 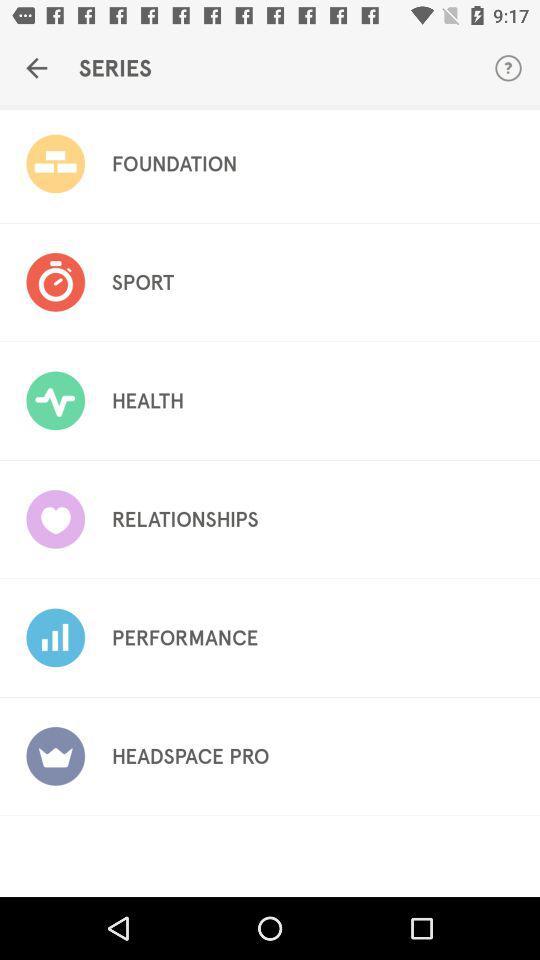 I want to click on item above health, so click(x=141, y=281).